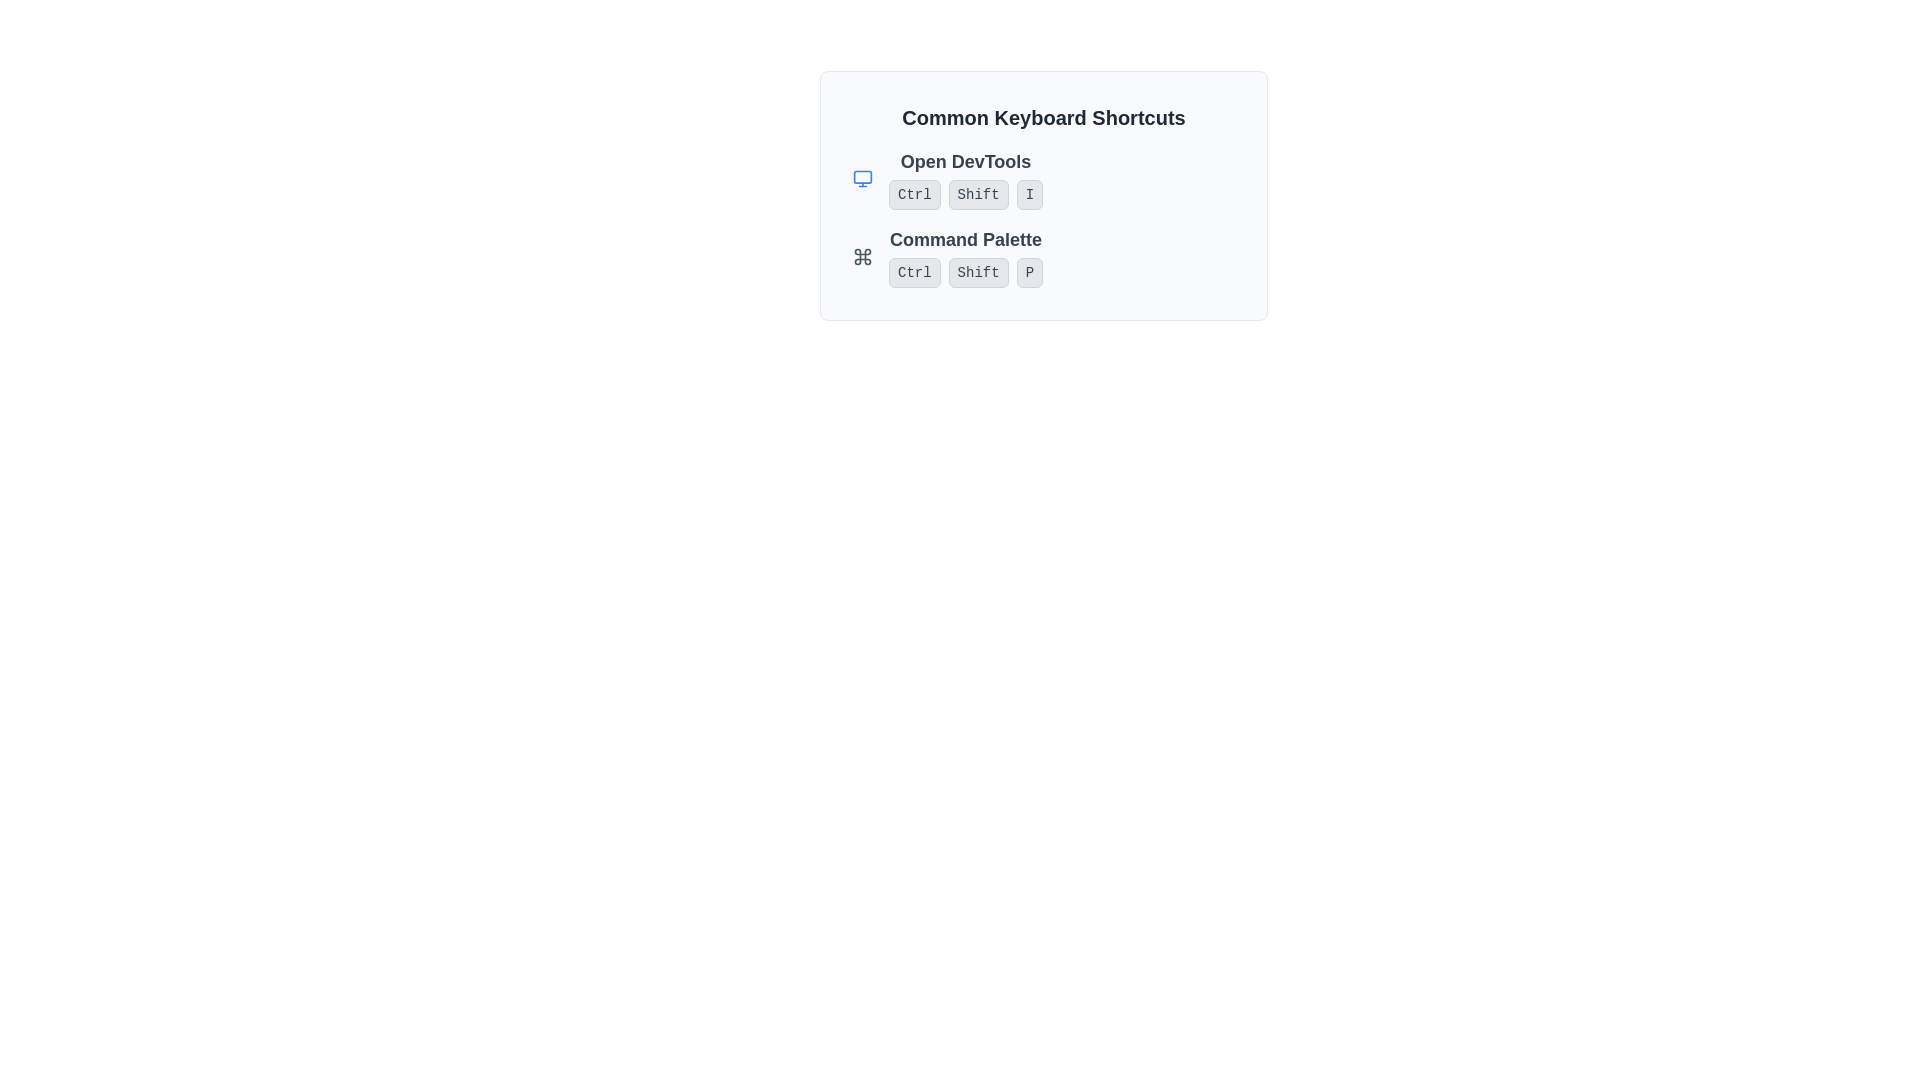  What do you see at coordinates (965, 195) in the screenshot?
I see `the group of buttons indicating keyboard shortcuts for opening the Developer Tools application located under the 'Open DevTools' heading in the 'Common Keyboard Shortcuts' section` at bounding box center [965, 195].